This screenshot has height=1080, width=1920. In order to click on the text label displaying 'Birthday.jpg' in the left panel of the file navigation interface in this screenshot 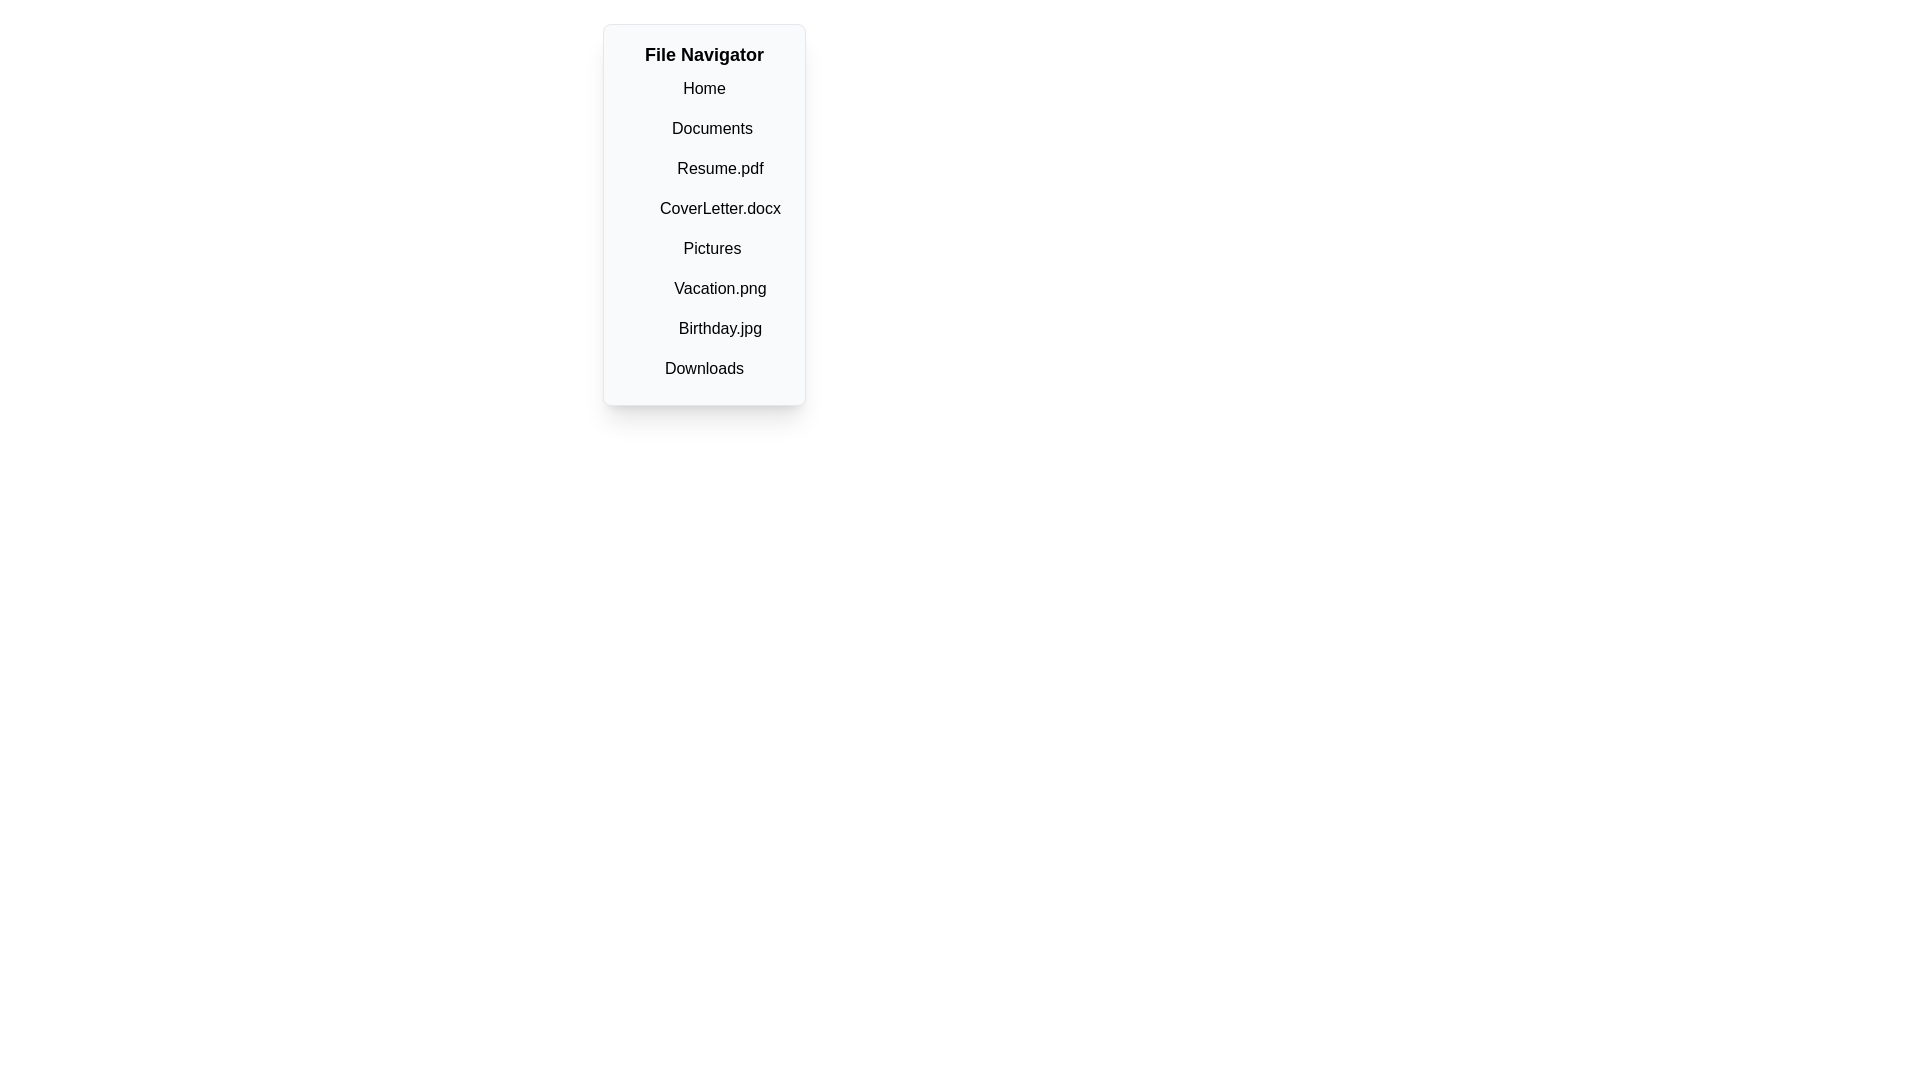, I will do `click(720, 327)`.